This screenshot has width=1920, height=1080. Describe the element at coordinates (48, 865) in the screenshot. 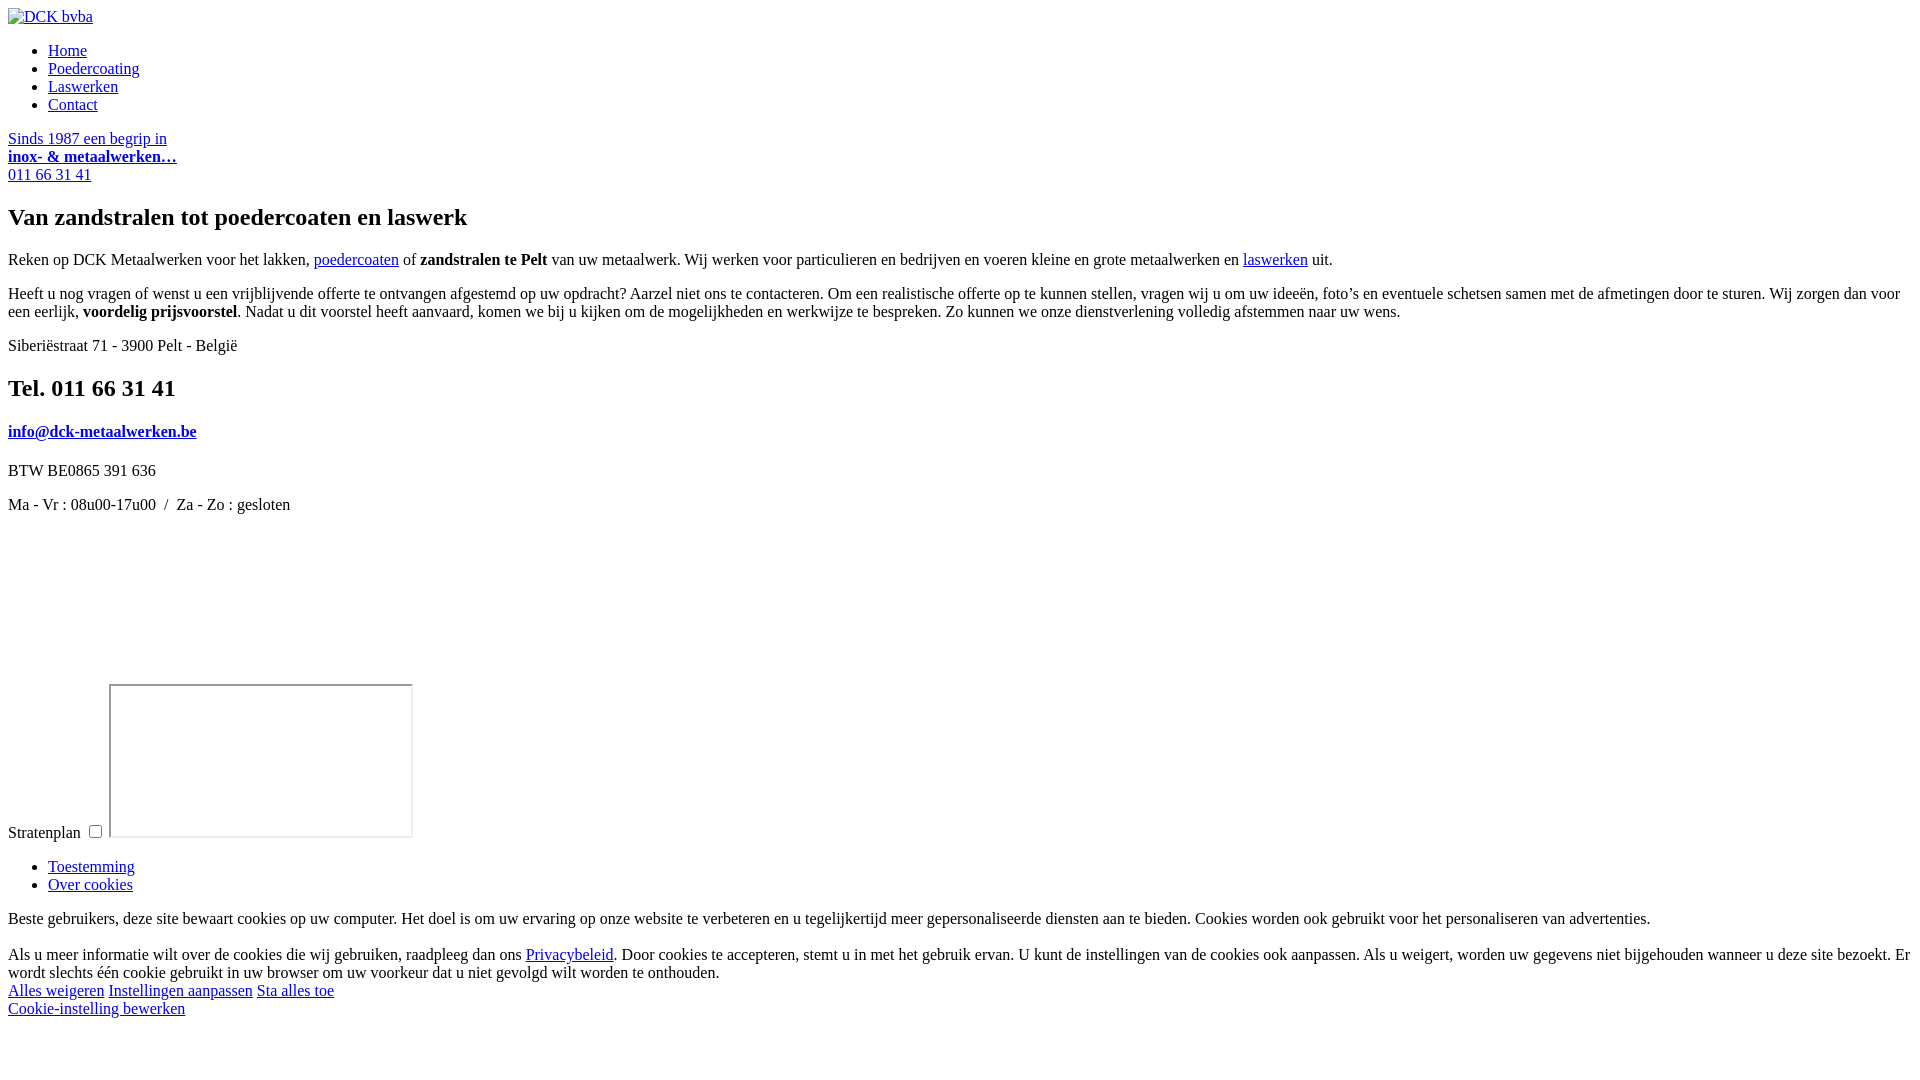

I see `'Toestemming'` at that location.